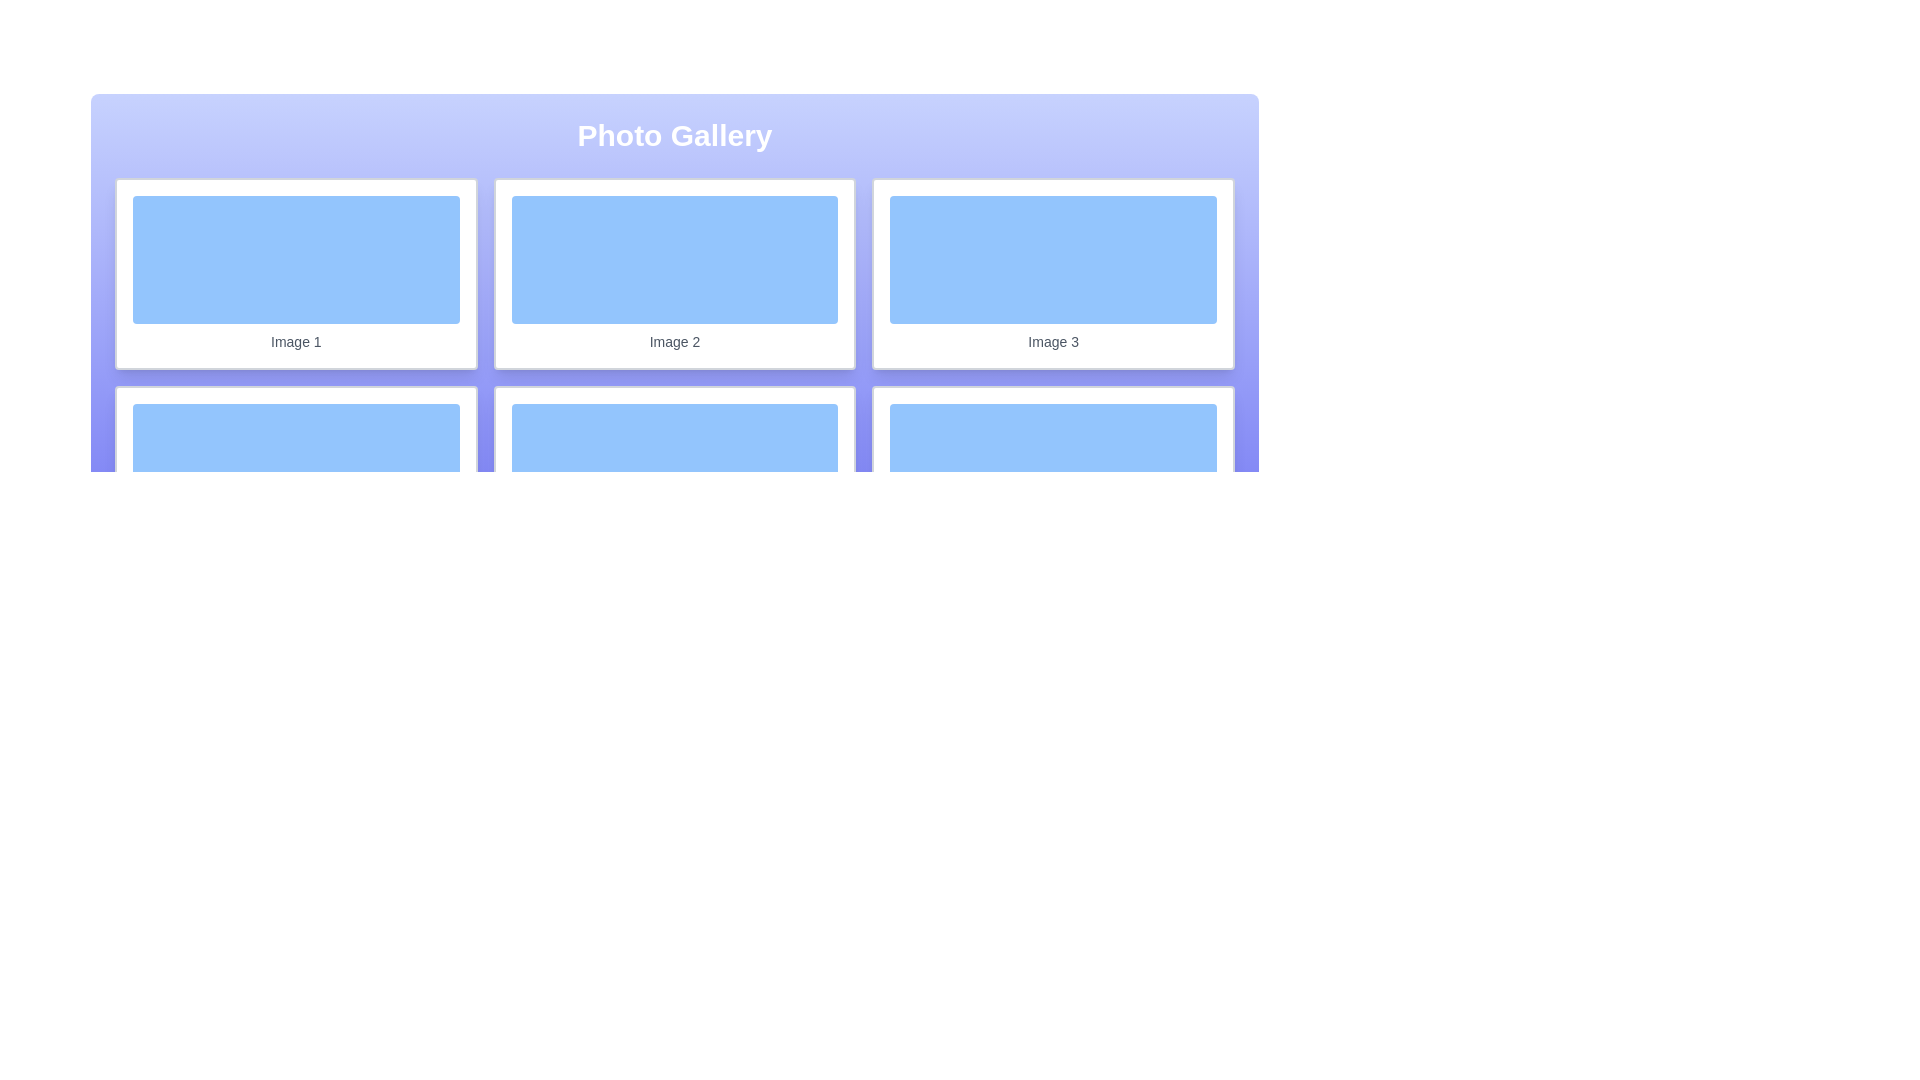 The width and height of the screenshot is (1920, 1080). I want to click on text from the label located at the bottom section of the first photo card in the photo gallery, so click(295, 341).